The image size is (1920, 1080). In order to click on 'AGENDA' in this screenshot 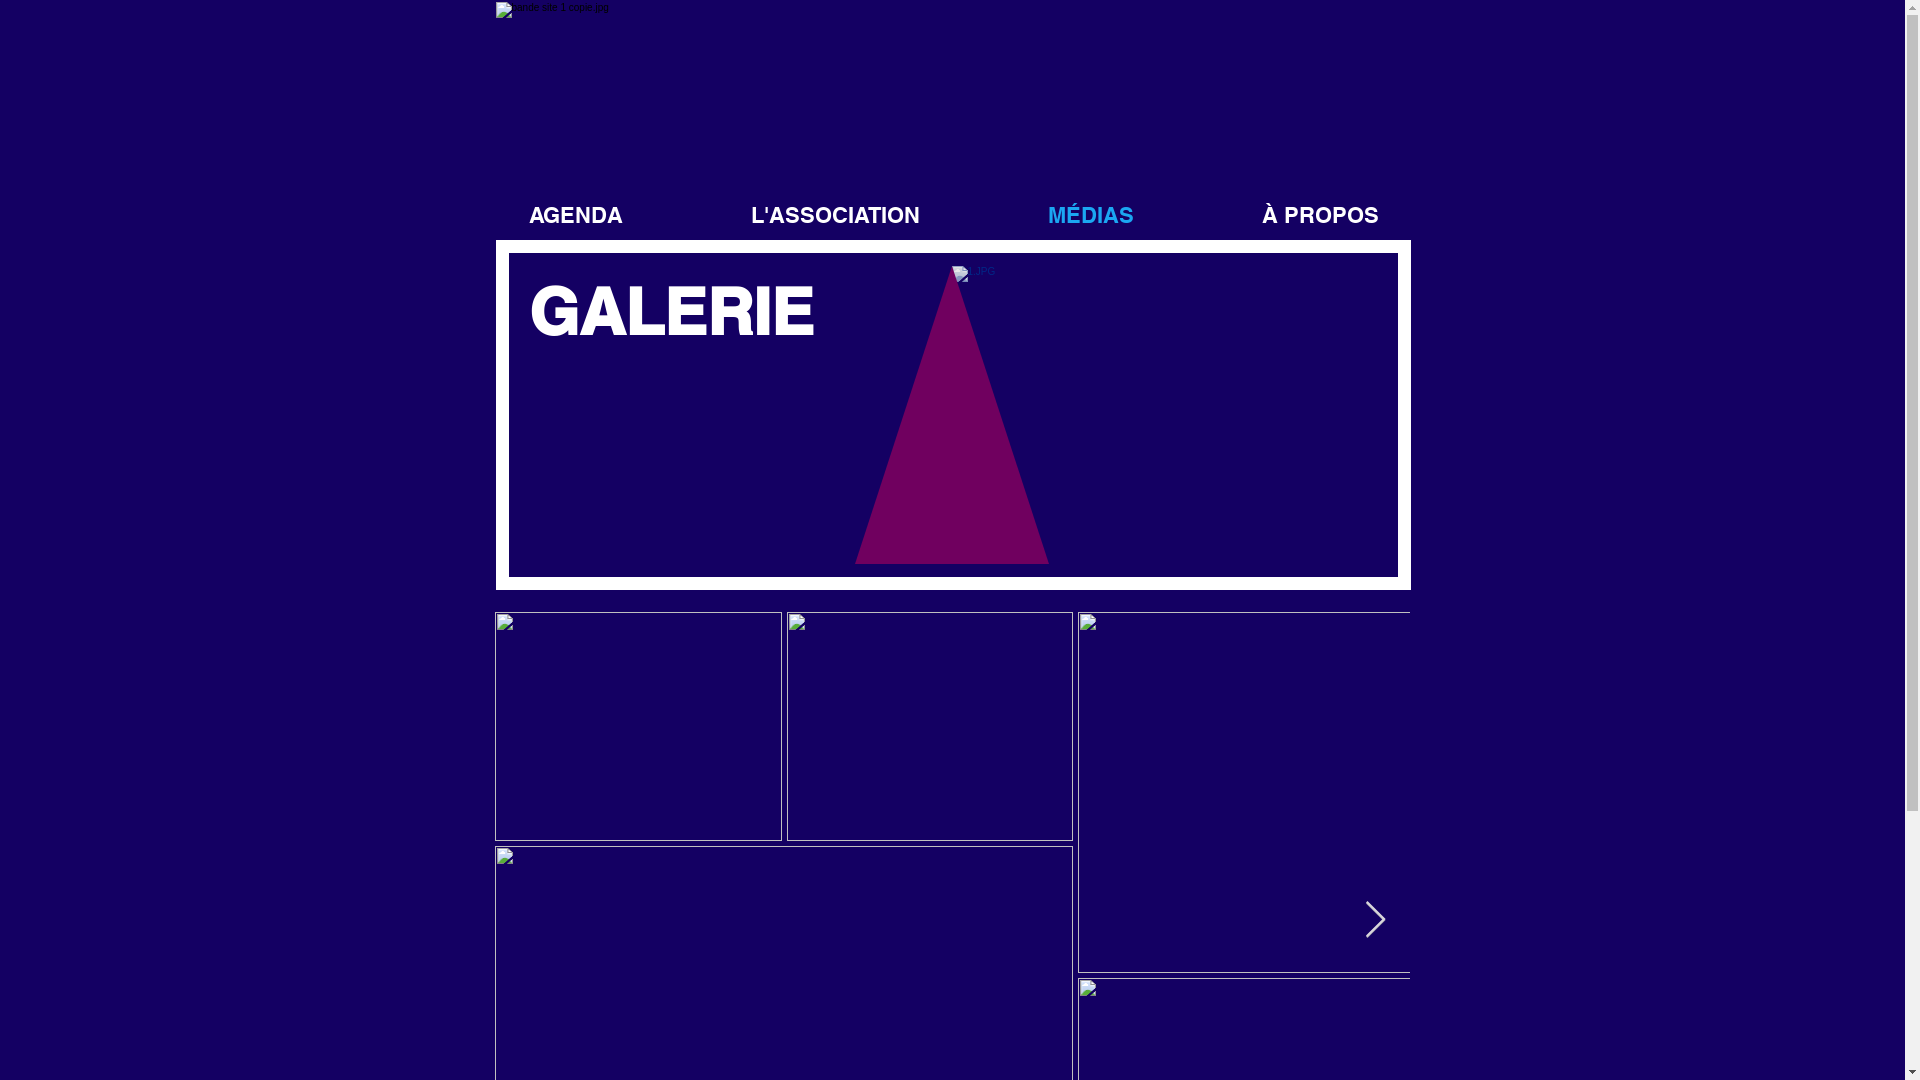, I will do `click(574, 215)`.